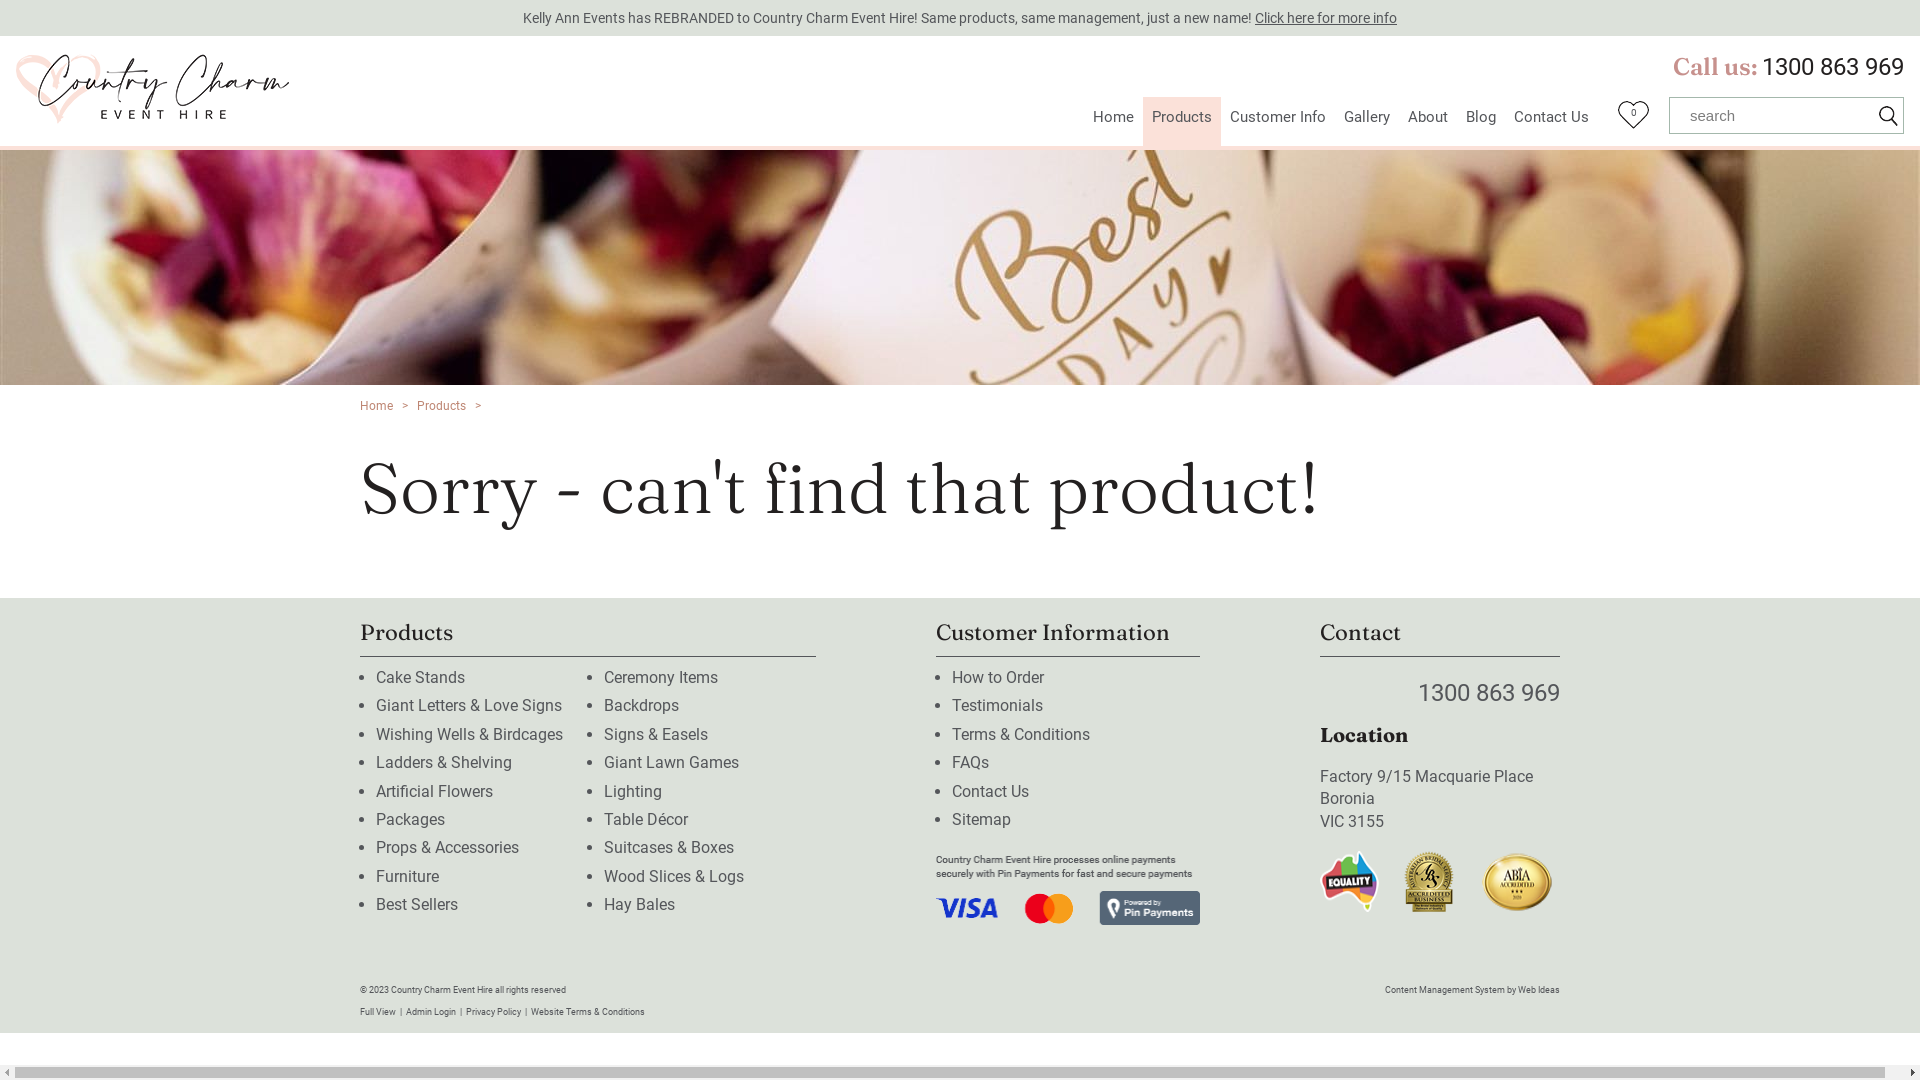 The height and width of the screenshot is (1080, 1920). What do you see at coordinates (661, 676) in the screenshot?
I see `'Ceremony Items'` at bounding box center [661, 676].